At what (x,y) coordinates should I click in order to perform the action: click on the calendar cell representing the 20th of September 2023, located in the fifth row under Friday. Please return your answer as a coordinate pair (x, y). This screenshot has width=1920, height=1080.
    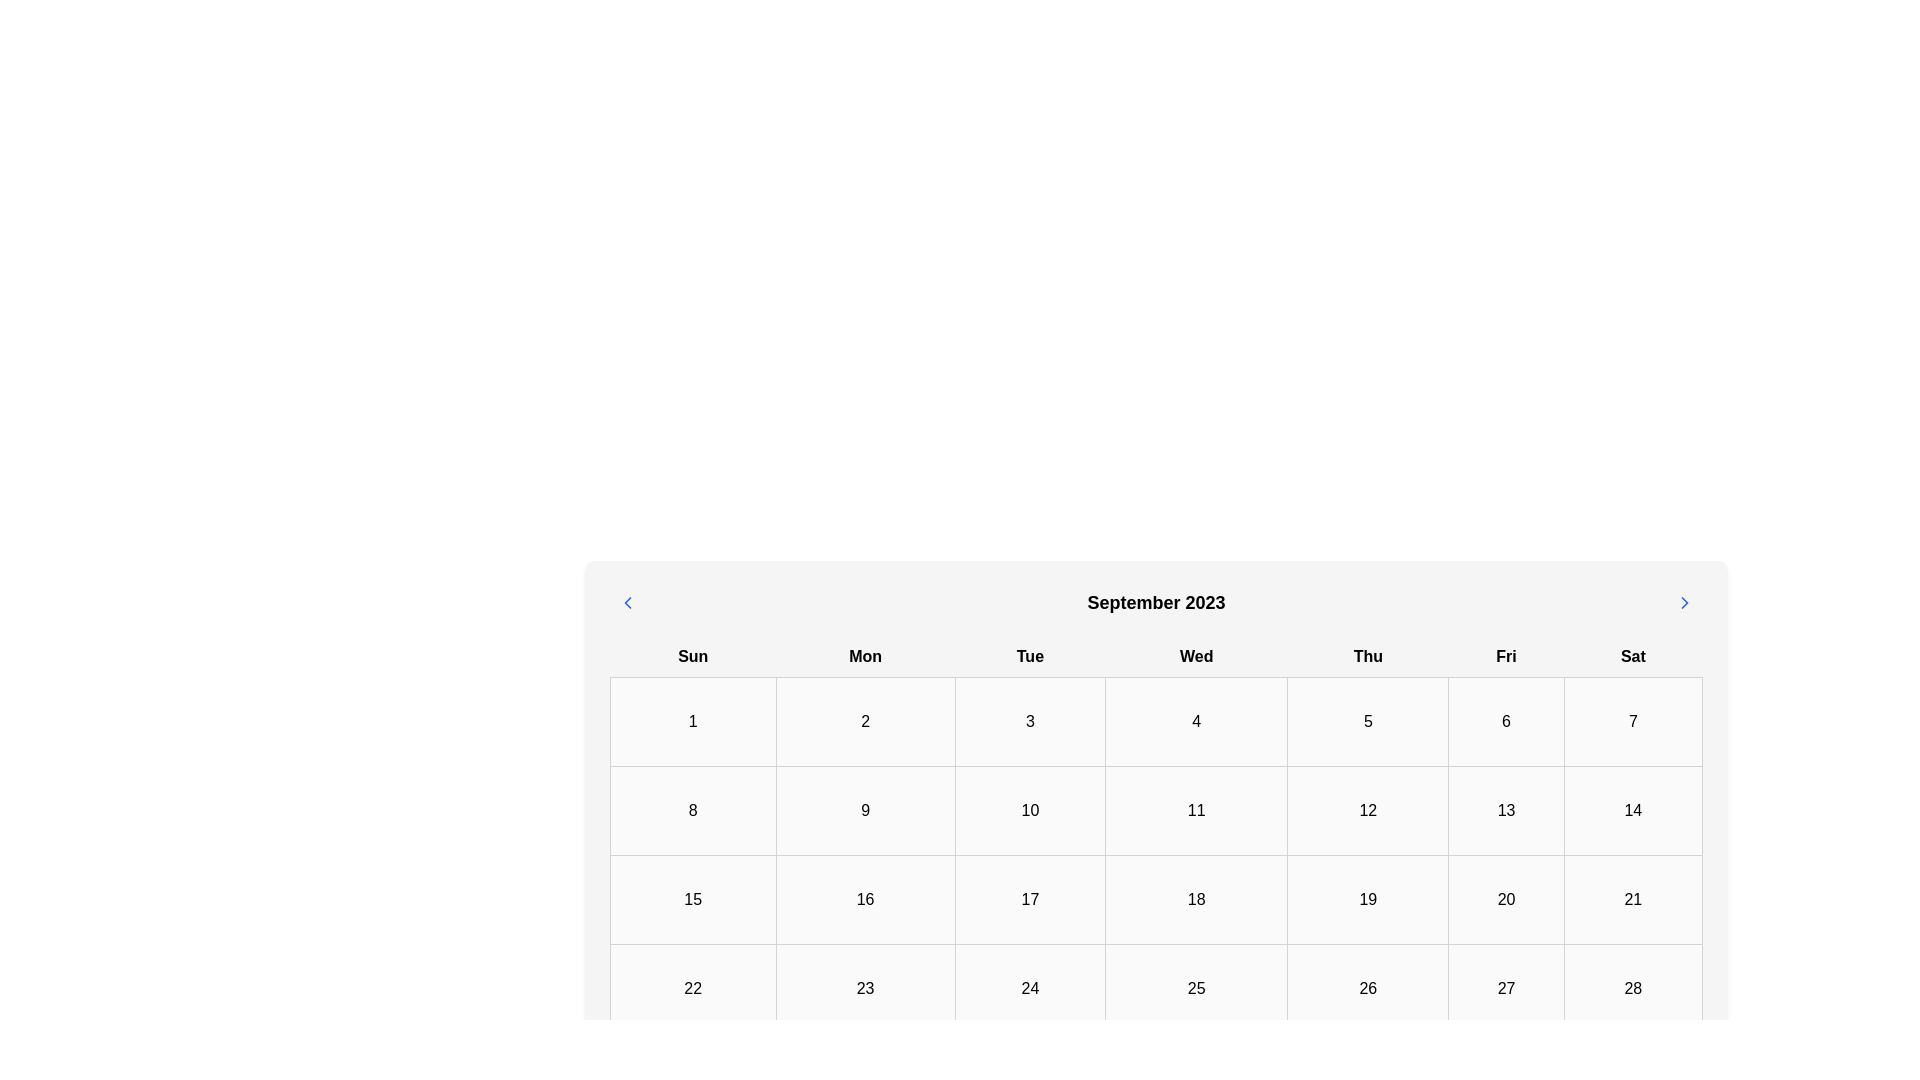
    Looking at the image, I should click on (1506, 898).